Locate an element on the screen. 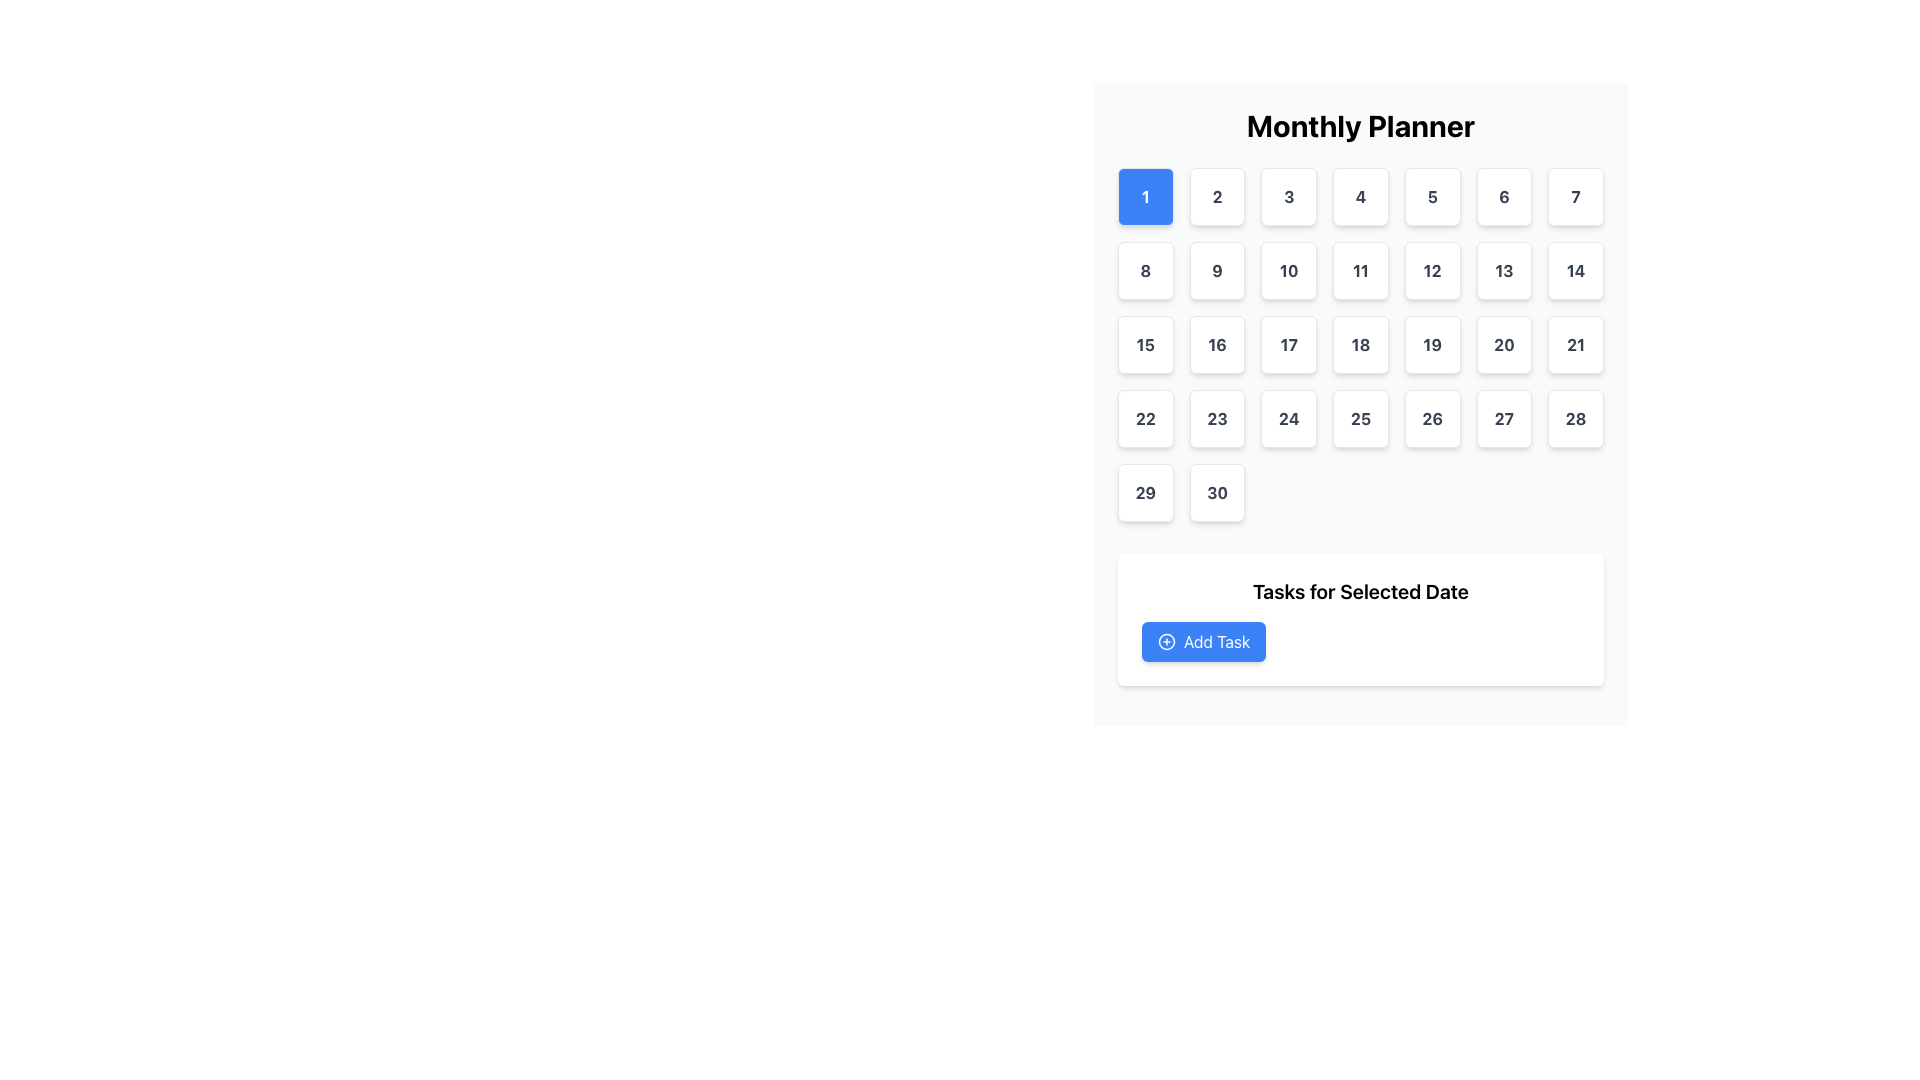 This screenshot has height=1080, width=1920. the square button labeled '4' with a white background and black bold text to change its background color is located at coordinates (1360, 196).